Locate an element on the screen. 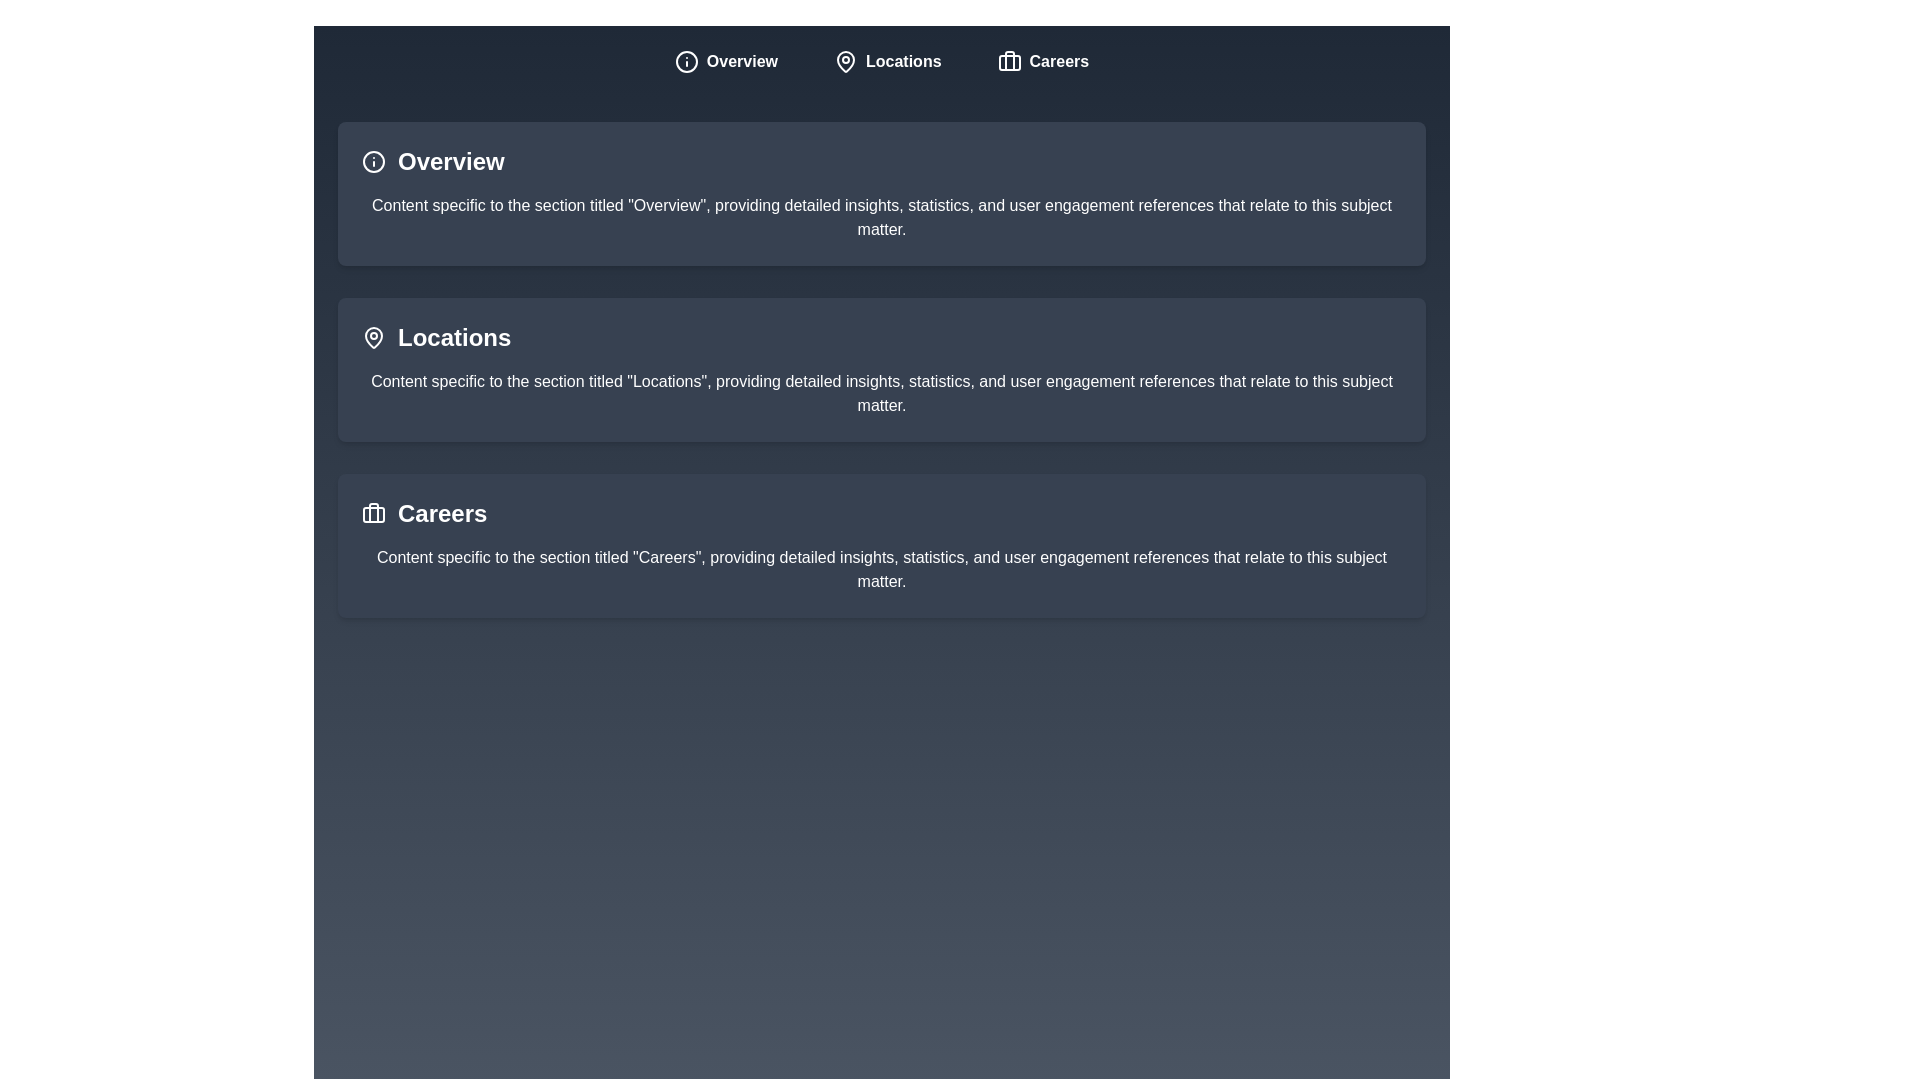  the circular icon located to the left of the 'Overview' label in the navigation bar is located at coordinates (686, 60).